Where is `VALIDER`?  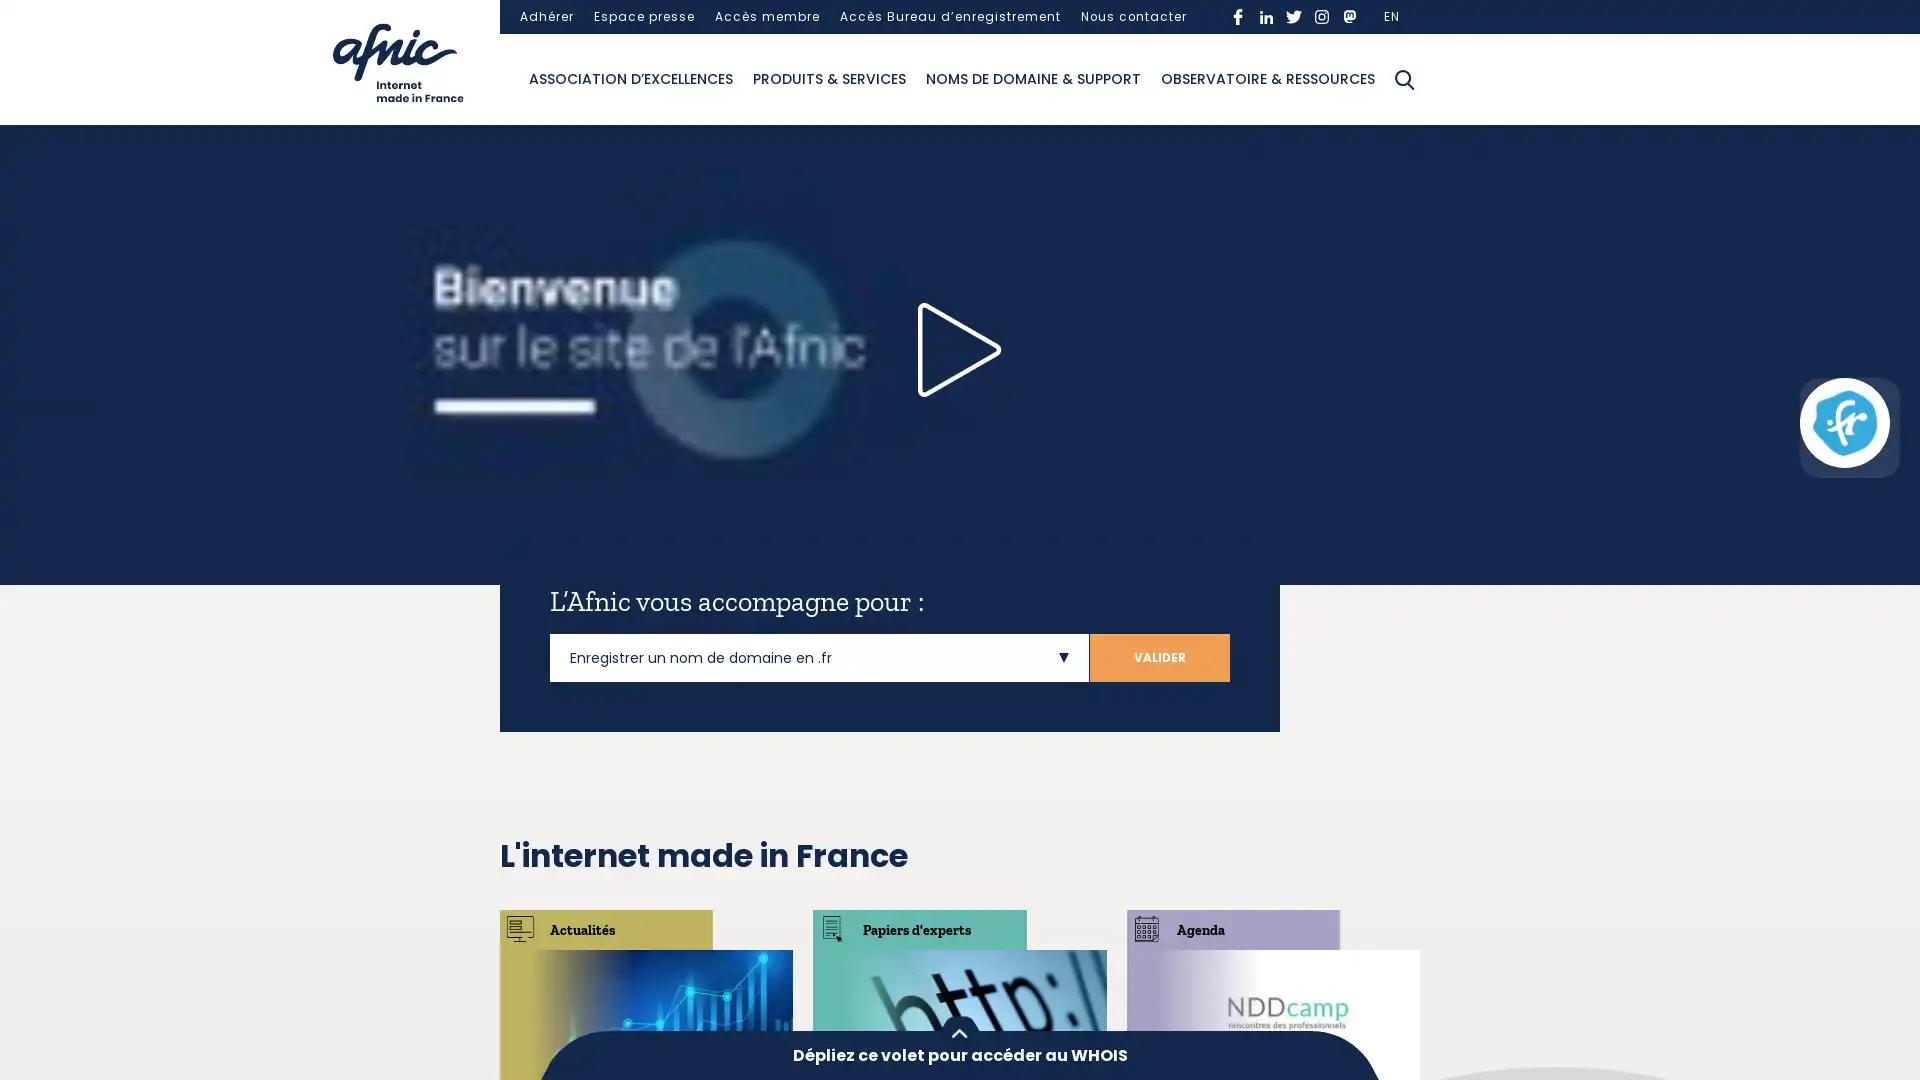 VALIDER is located at coordinates (1160, 657).